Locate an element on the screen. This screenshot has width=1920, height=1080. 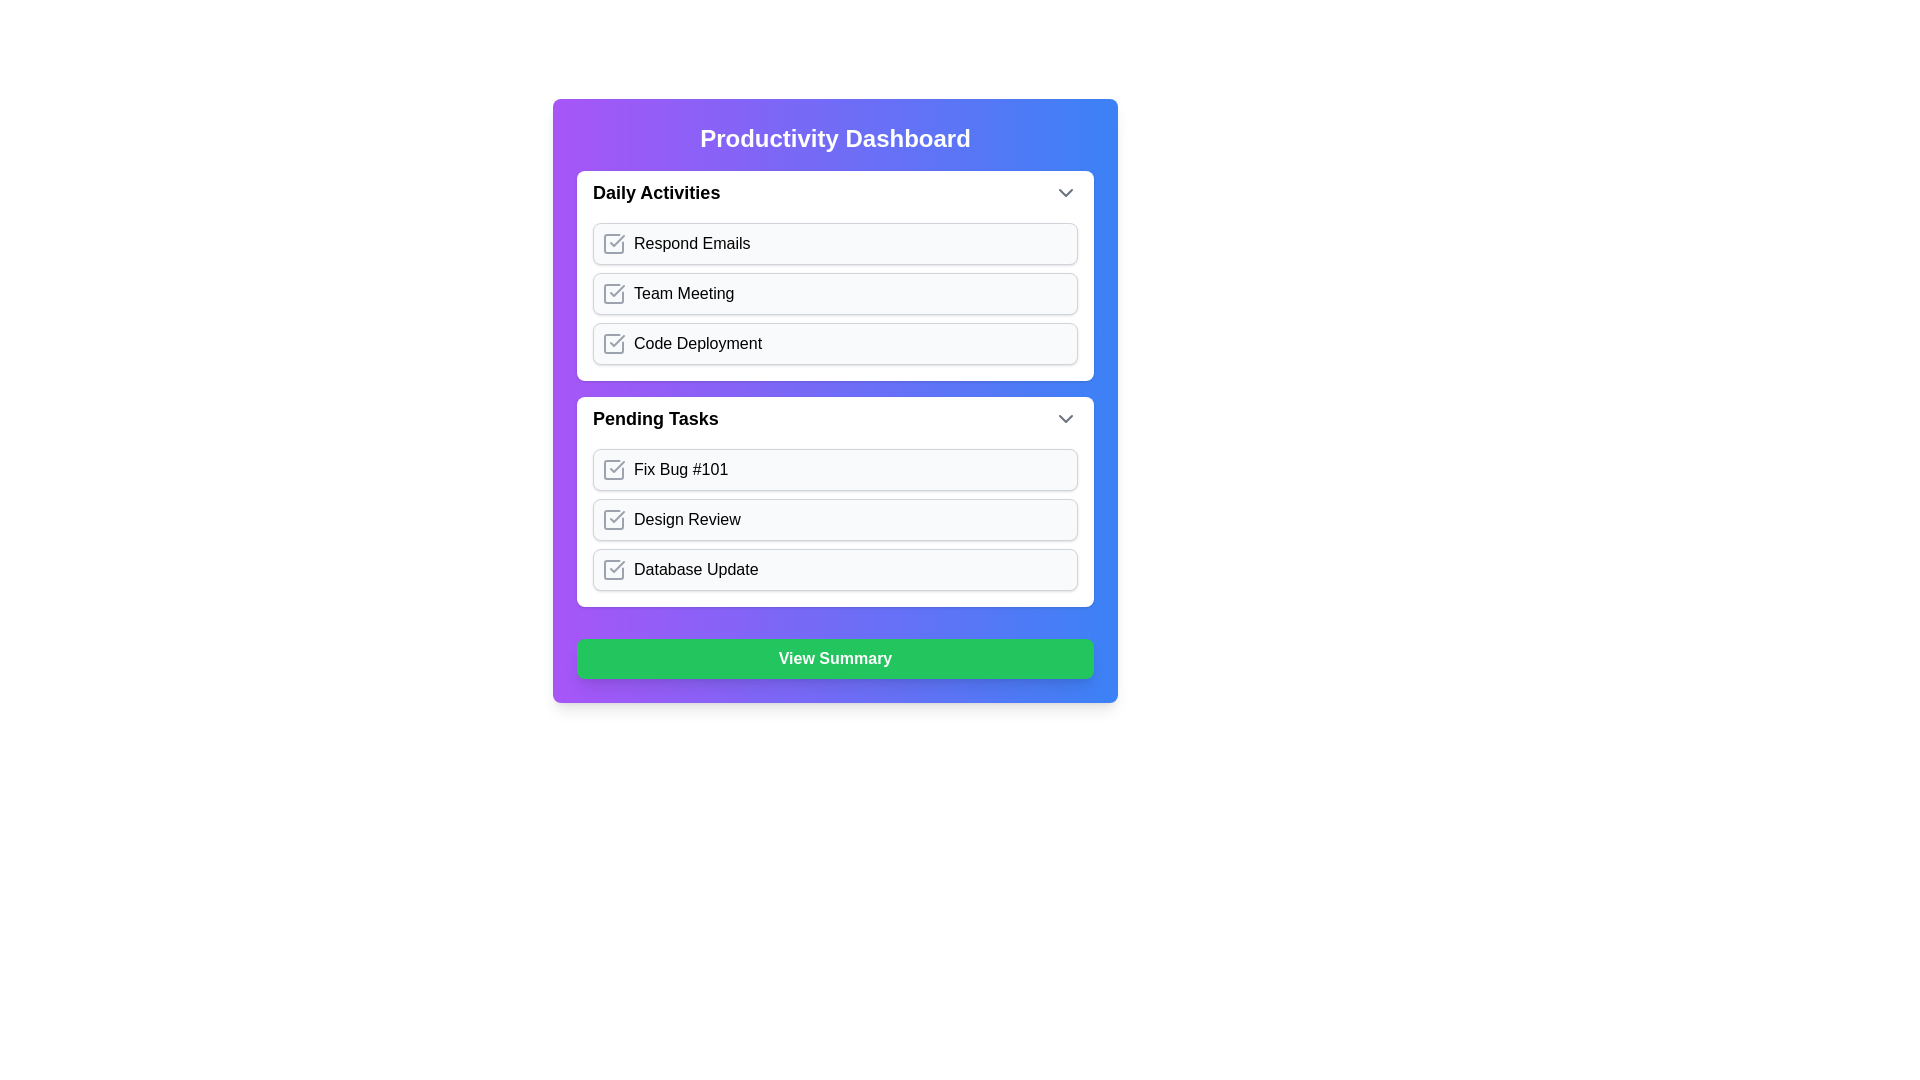
the Text label (header) indicating the purpose of the 'Daily Activities' section is located at coordinates (656, 192).